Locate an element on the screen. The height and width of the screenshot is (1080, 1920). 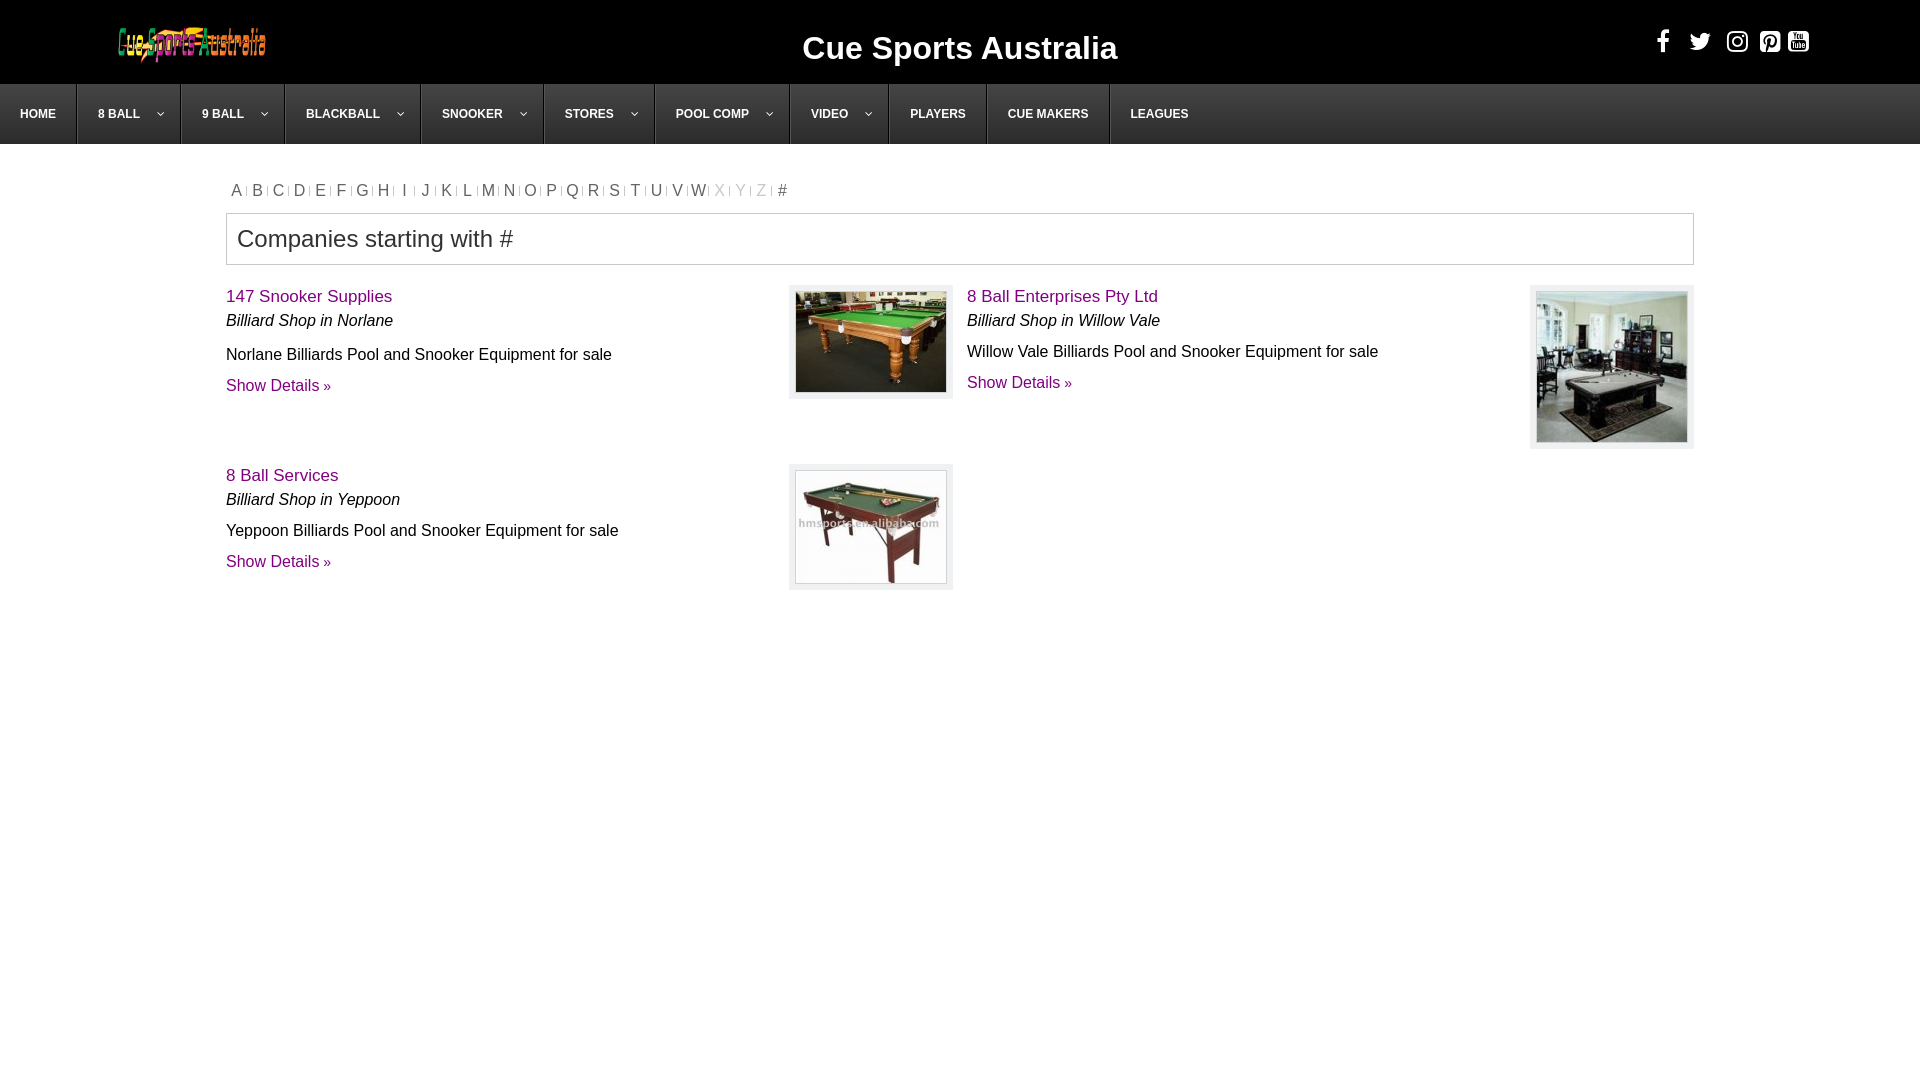
'R' is located at coordinates (592, 190).